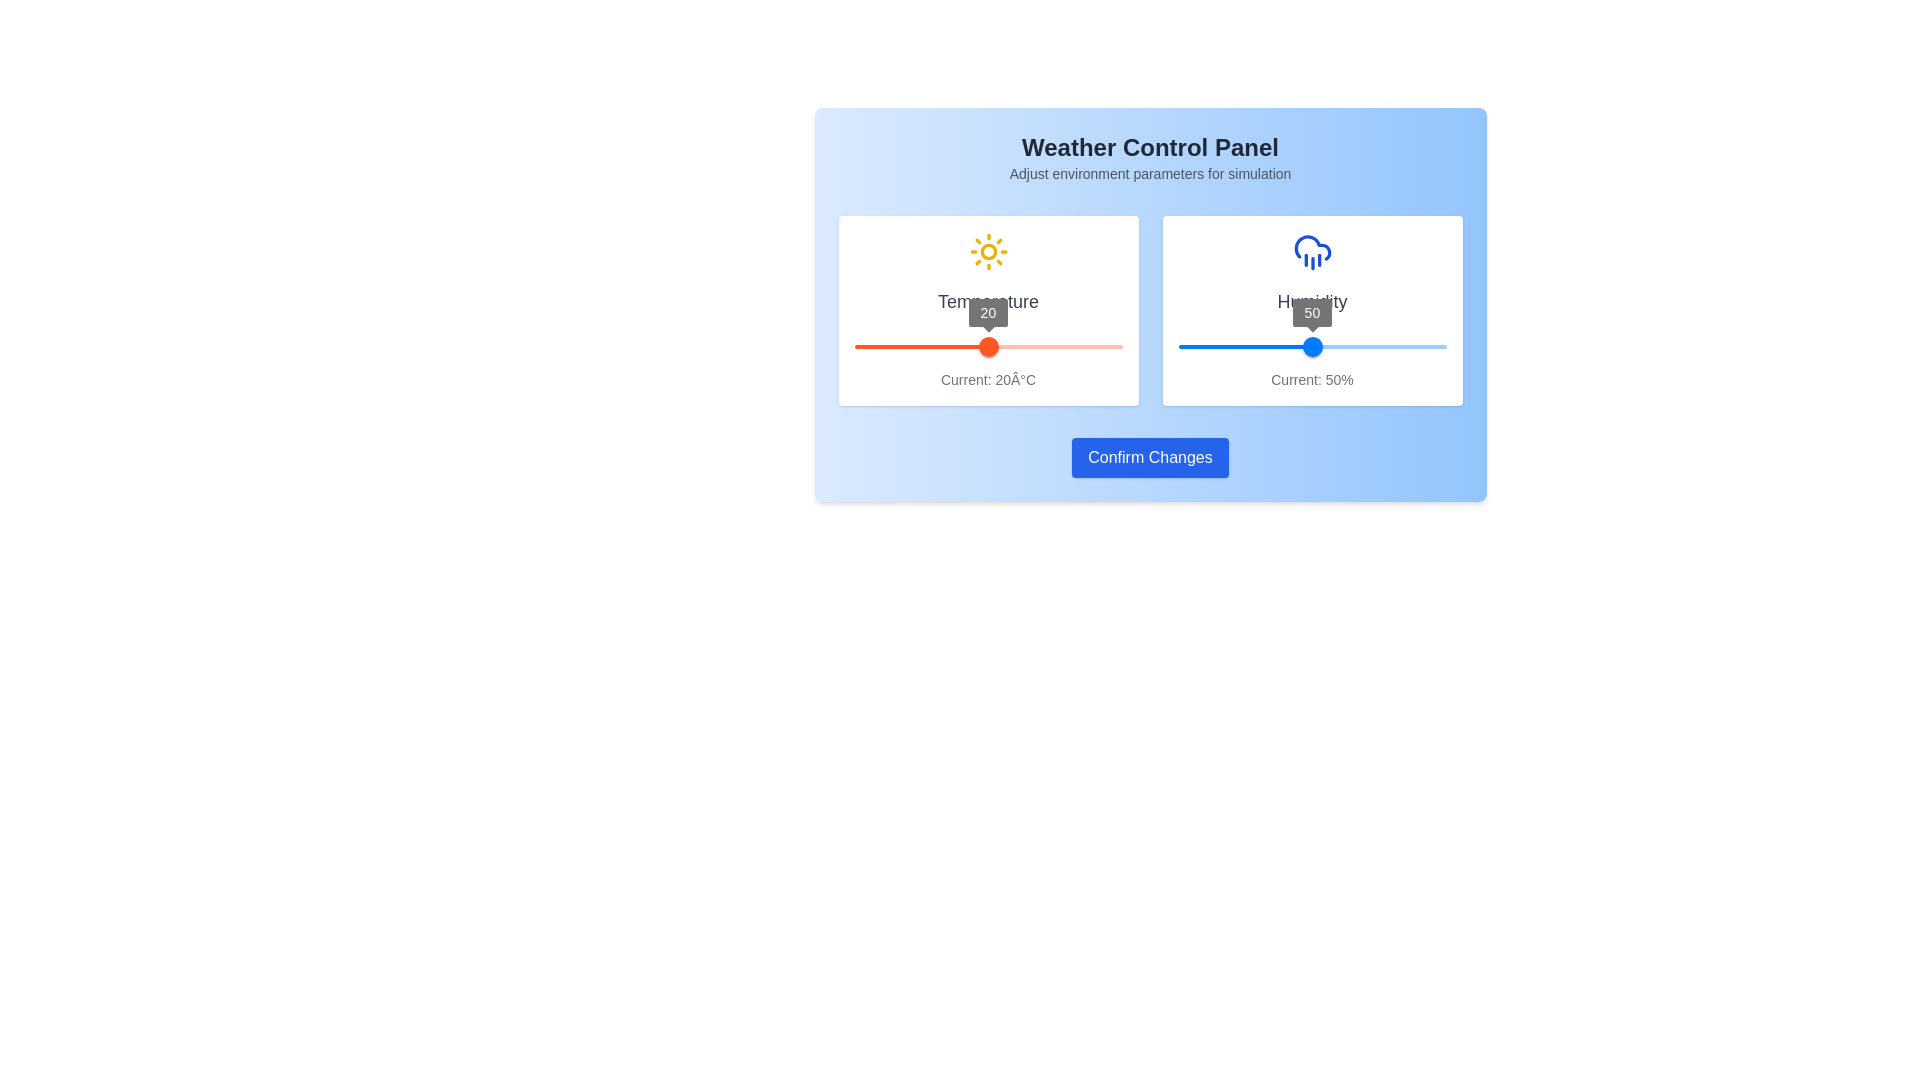  What do you see at coordinates (988, 346) in the screenshot?
I see `the circular slider thumb with the numeric label '20'` at bounding box center [988, 346].